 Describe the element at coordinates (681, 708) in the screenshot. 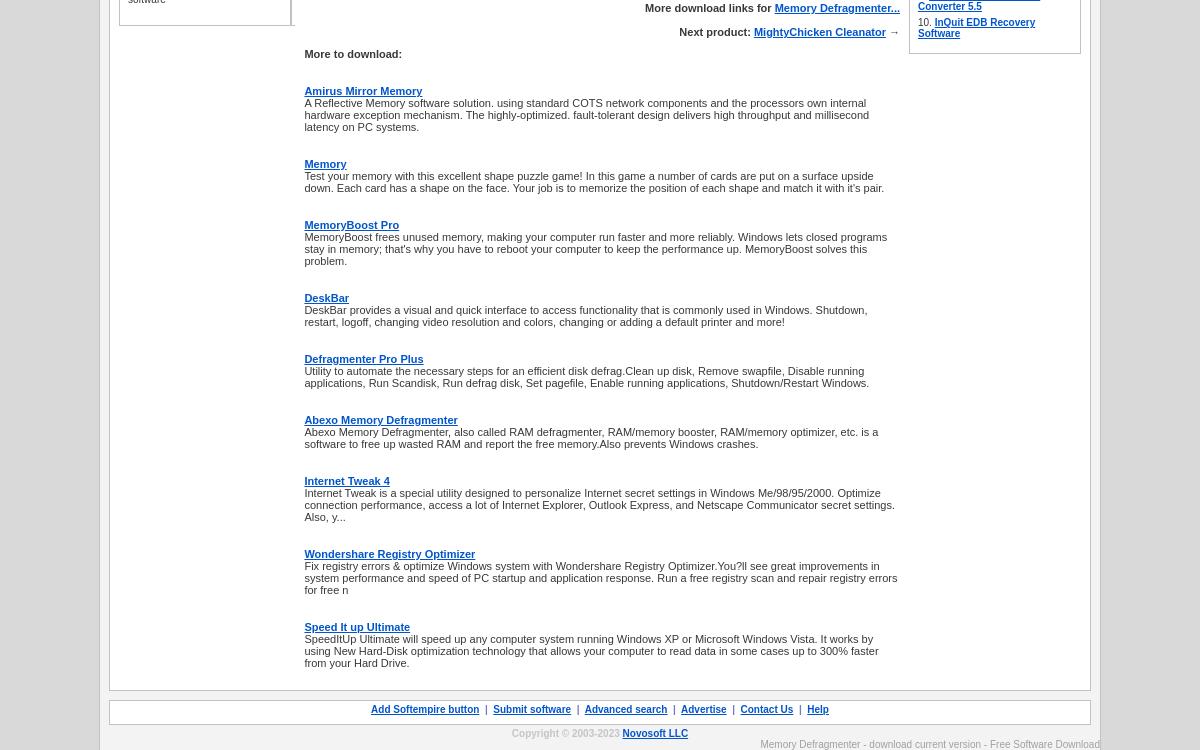

I see `'Advertise'` at that location.